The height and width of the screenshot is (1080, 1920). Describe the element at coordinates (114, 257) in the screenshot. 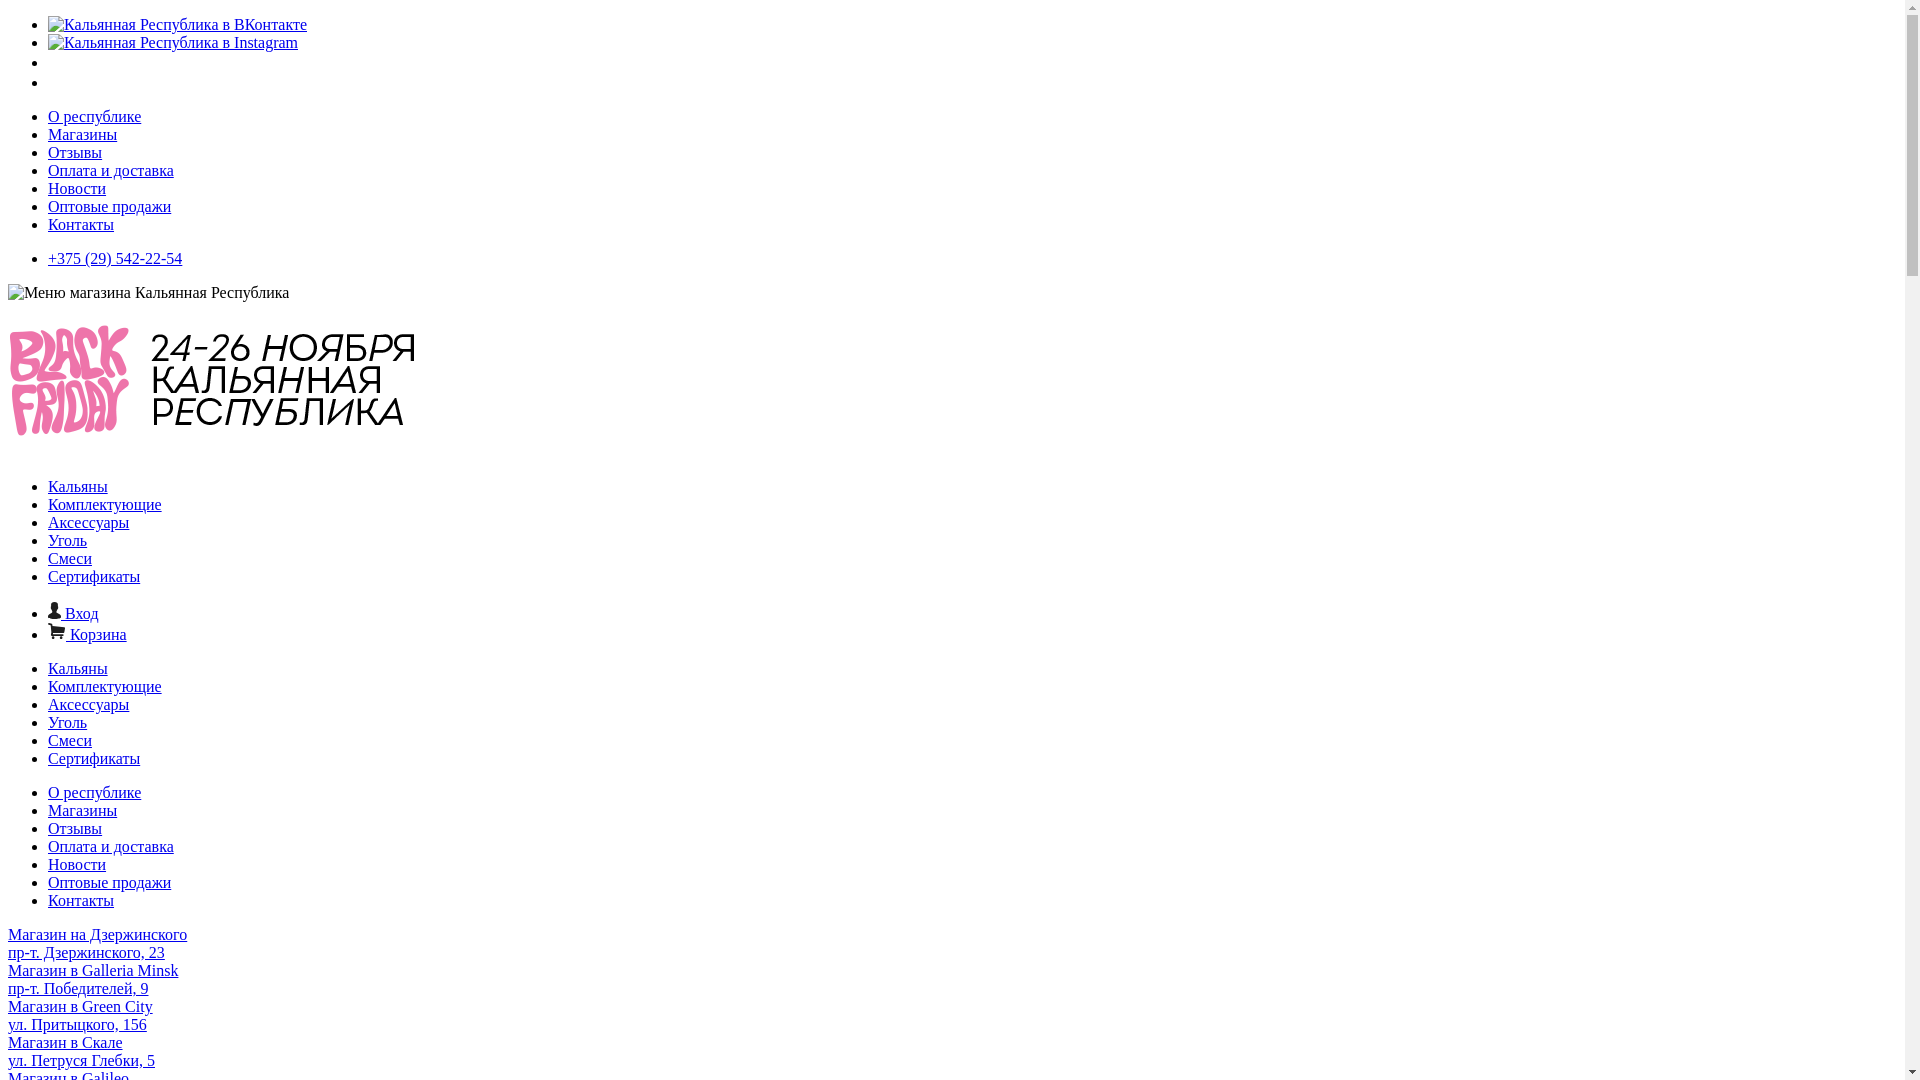

I see `'+375 (29) 542-22-54'` at that location.